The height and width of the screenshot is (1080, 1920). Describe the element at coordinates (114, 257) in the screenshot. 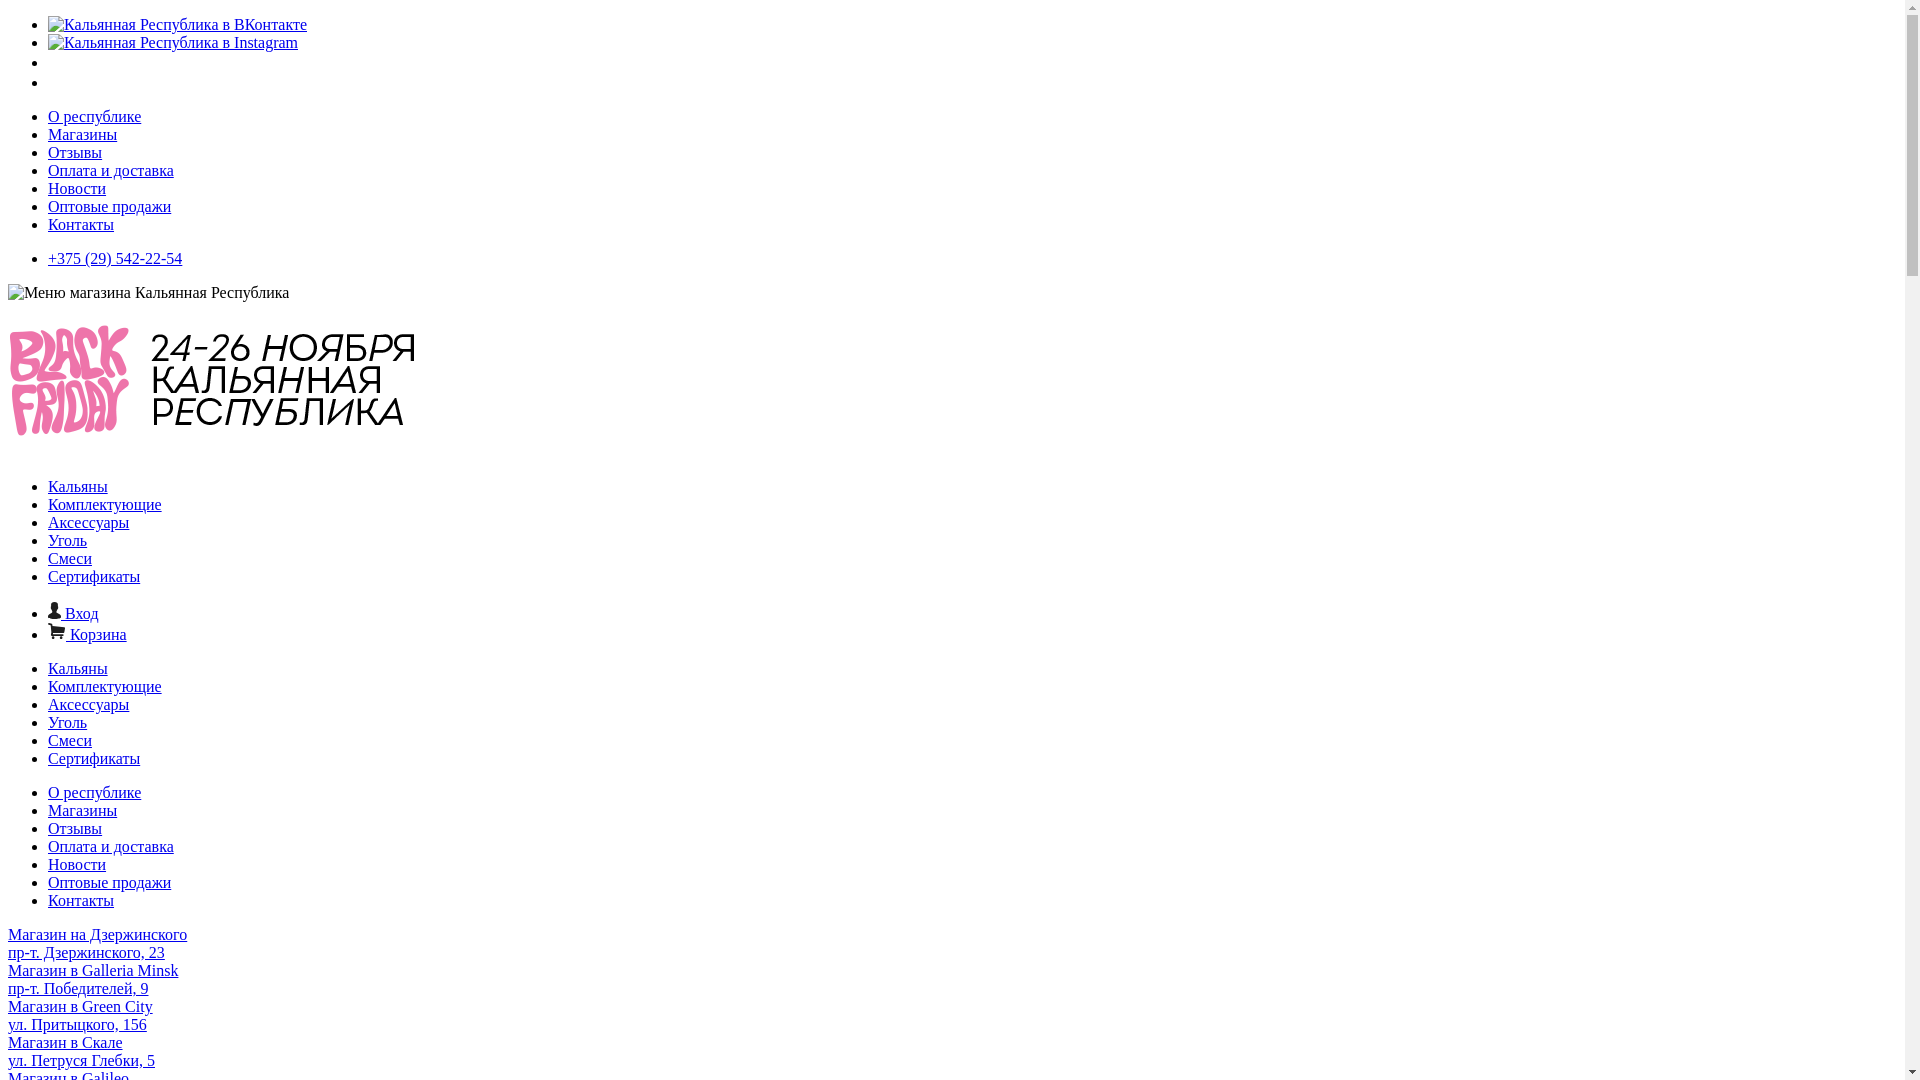

I see `'+375 (29) 542-22-54'` at that location.